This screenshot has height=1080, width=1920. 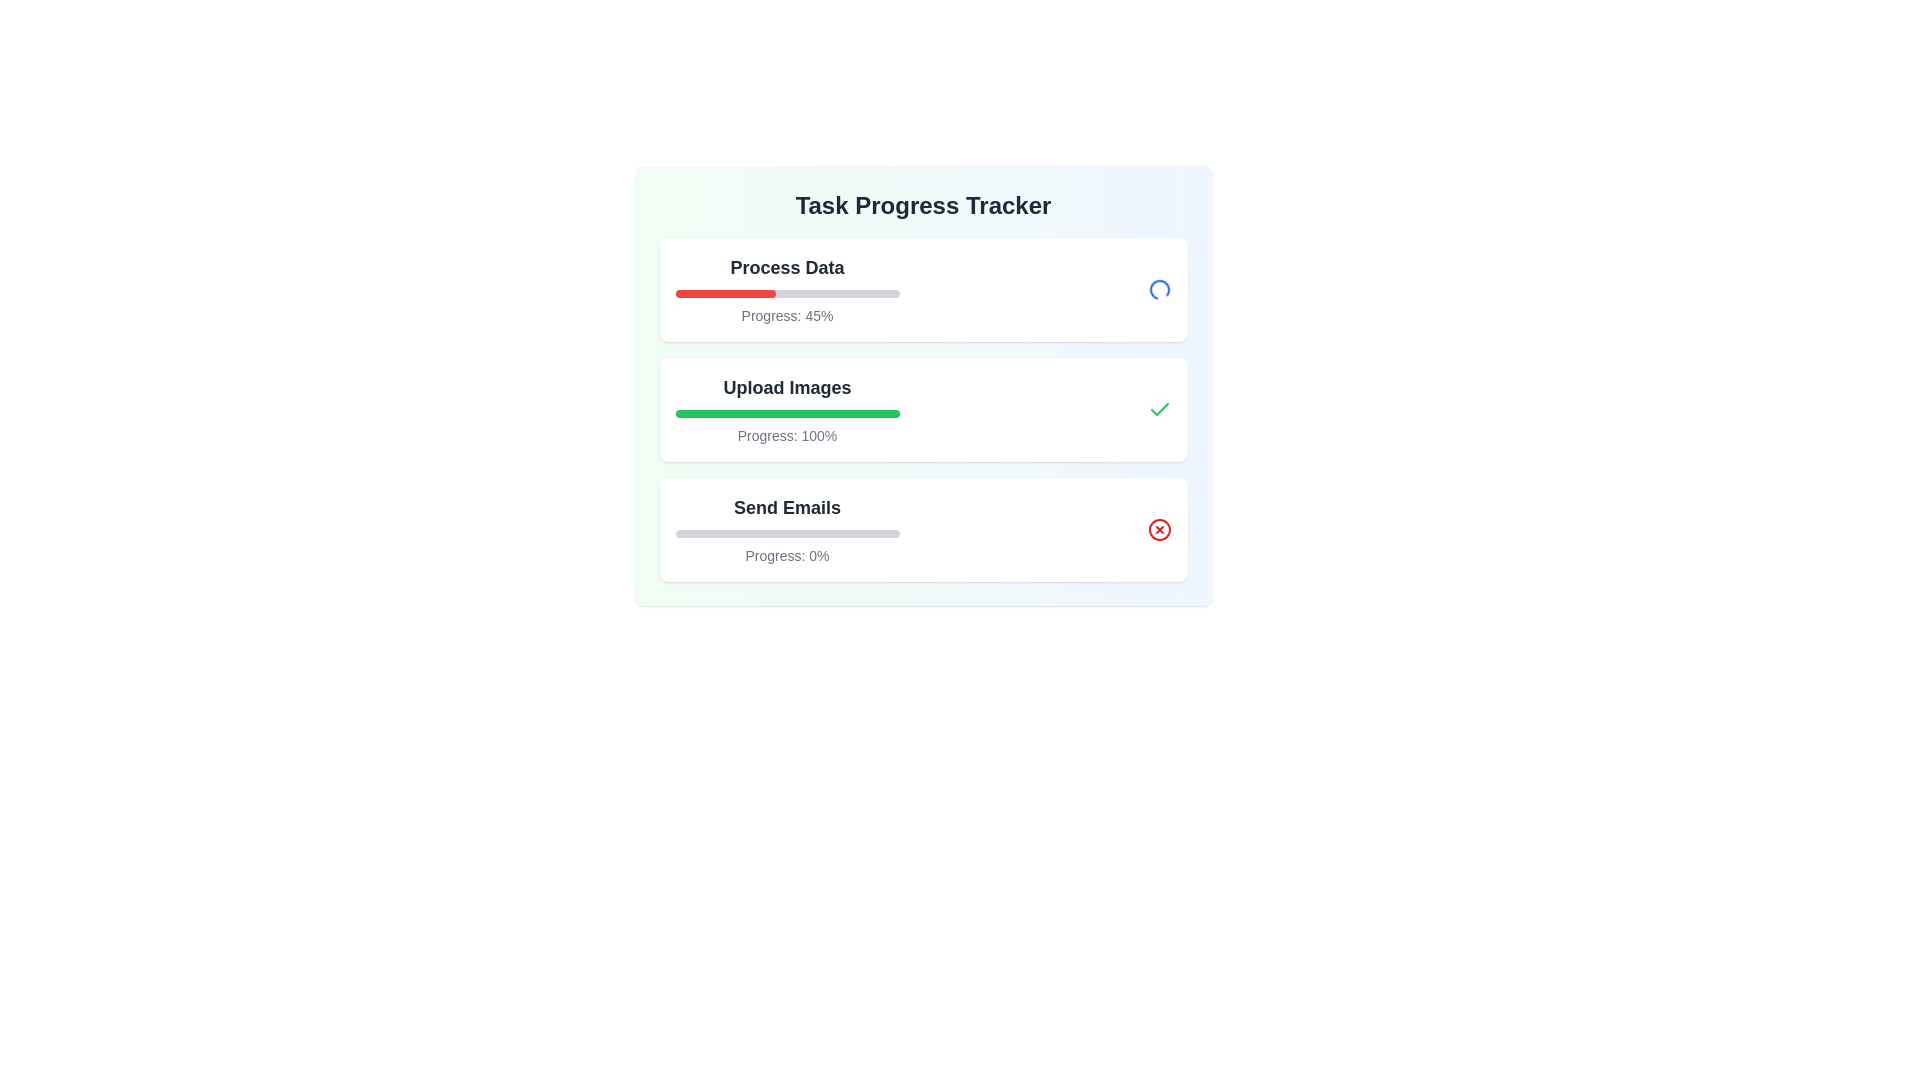 I want to click on the thin rectangular progress bar with rounded corners located below the 'Send Emails' text, indicating 0% progress, so click(x=786, y=532).